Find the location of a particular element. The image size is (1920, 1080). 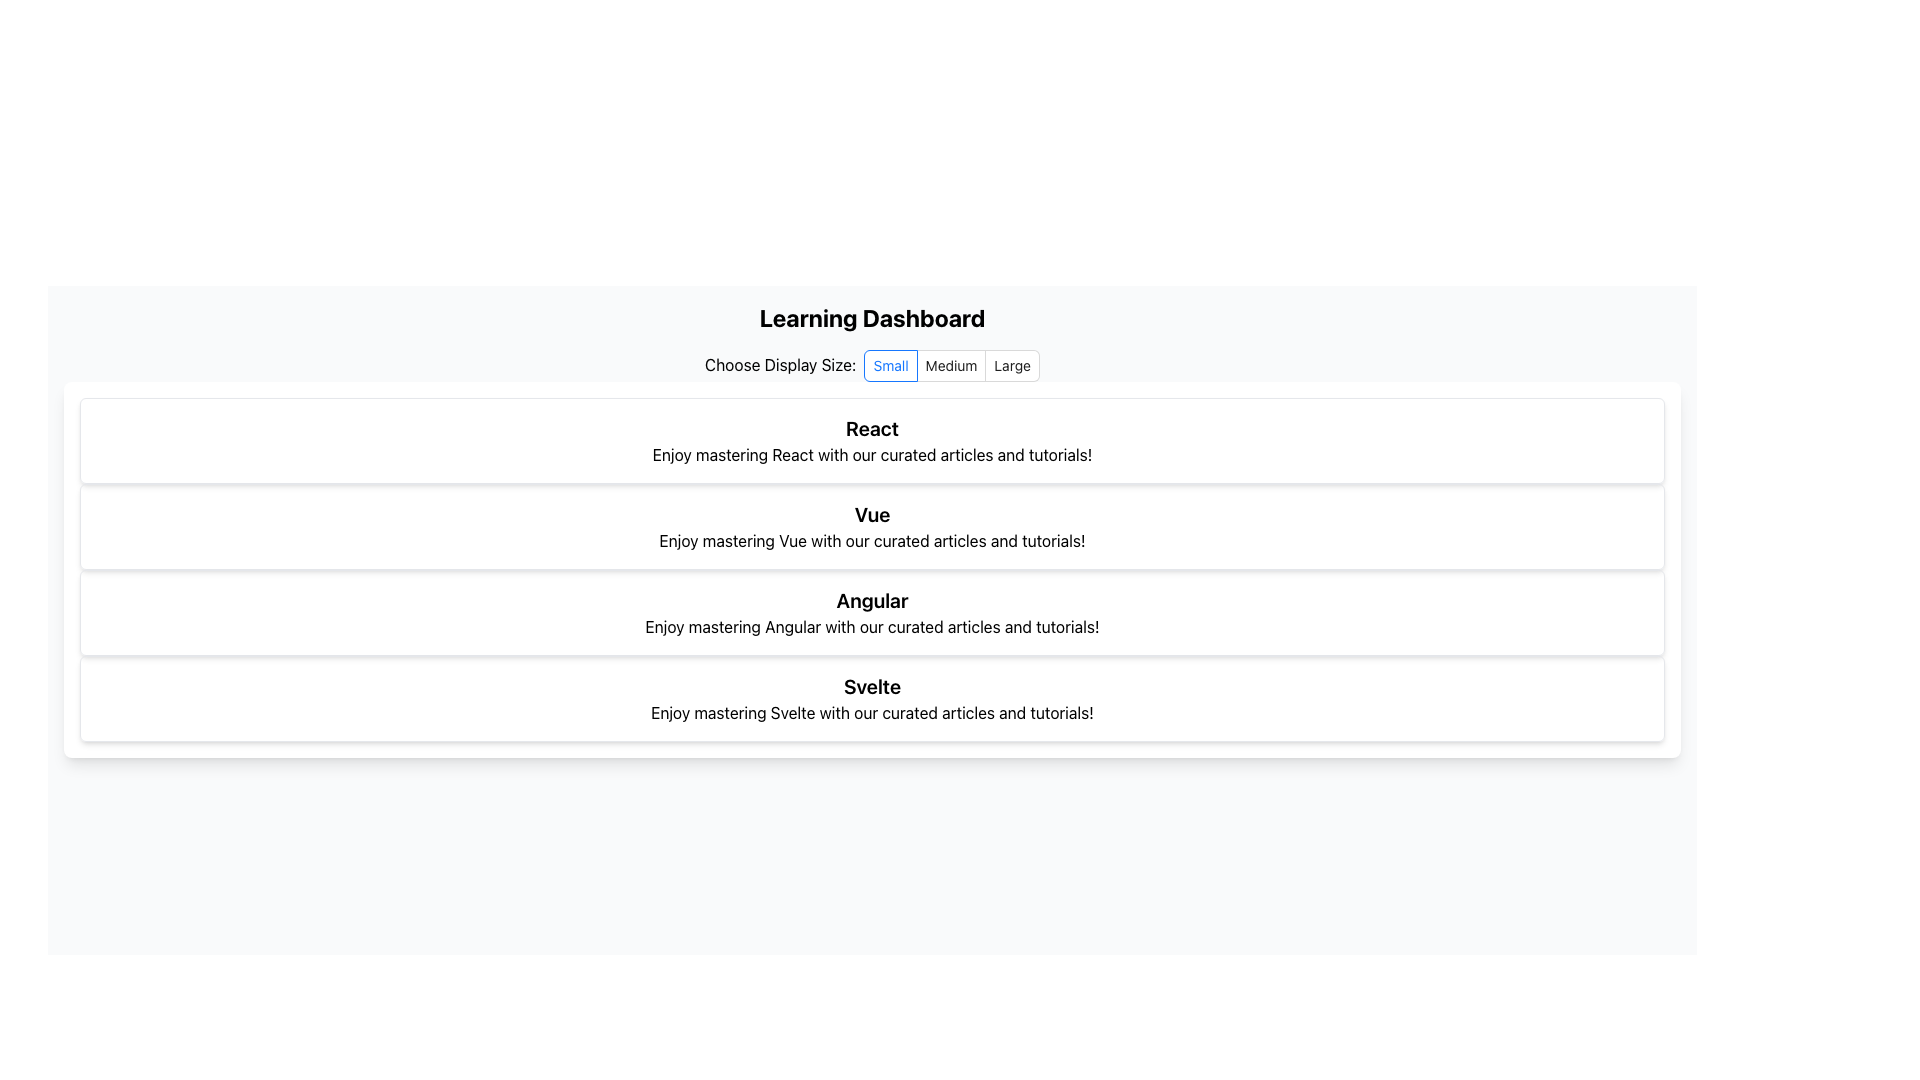

the informational card about 'Svelte', which is the fourth card in a vertically stacked layout of similar elements for topics like 'React', 'Vue', and 'Angular' is located at coordinates (872, 697).